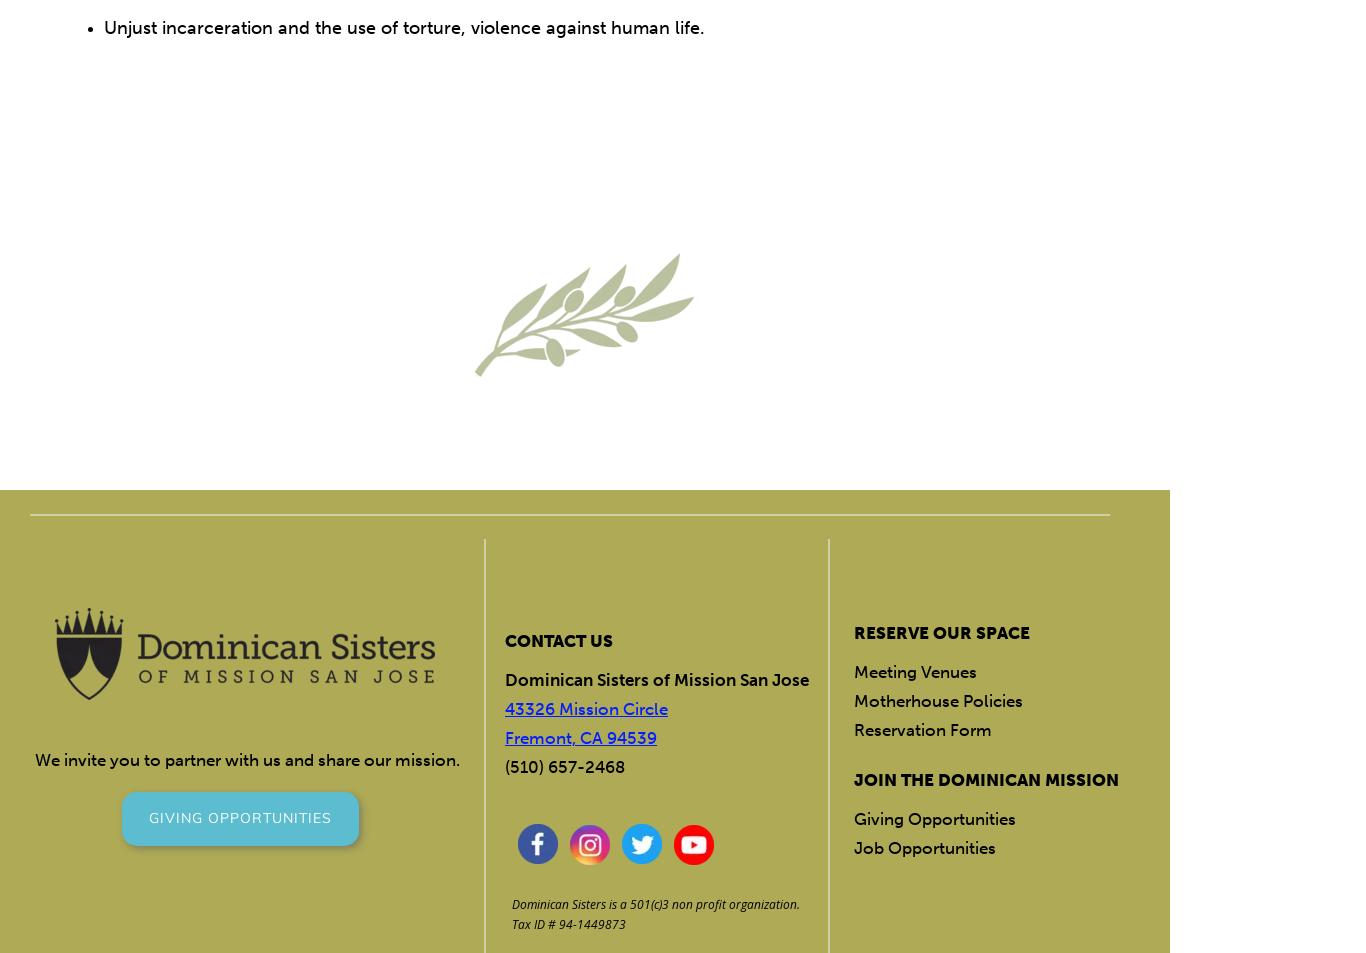 This screenshot has height=953, width=1366. I want to click on 'GIVING OPPORTUNITIES', so click(240, 817).